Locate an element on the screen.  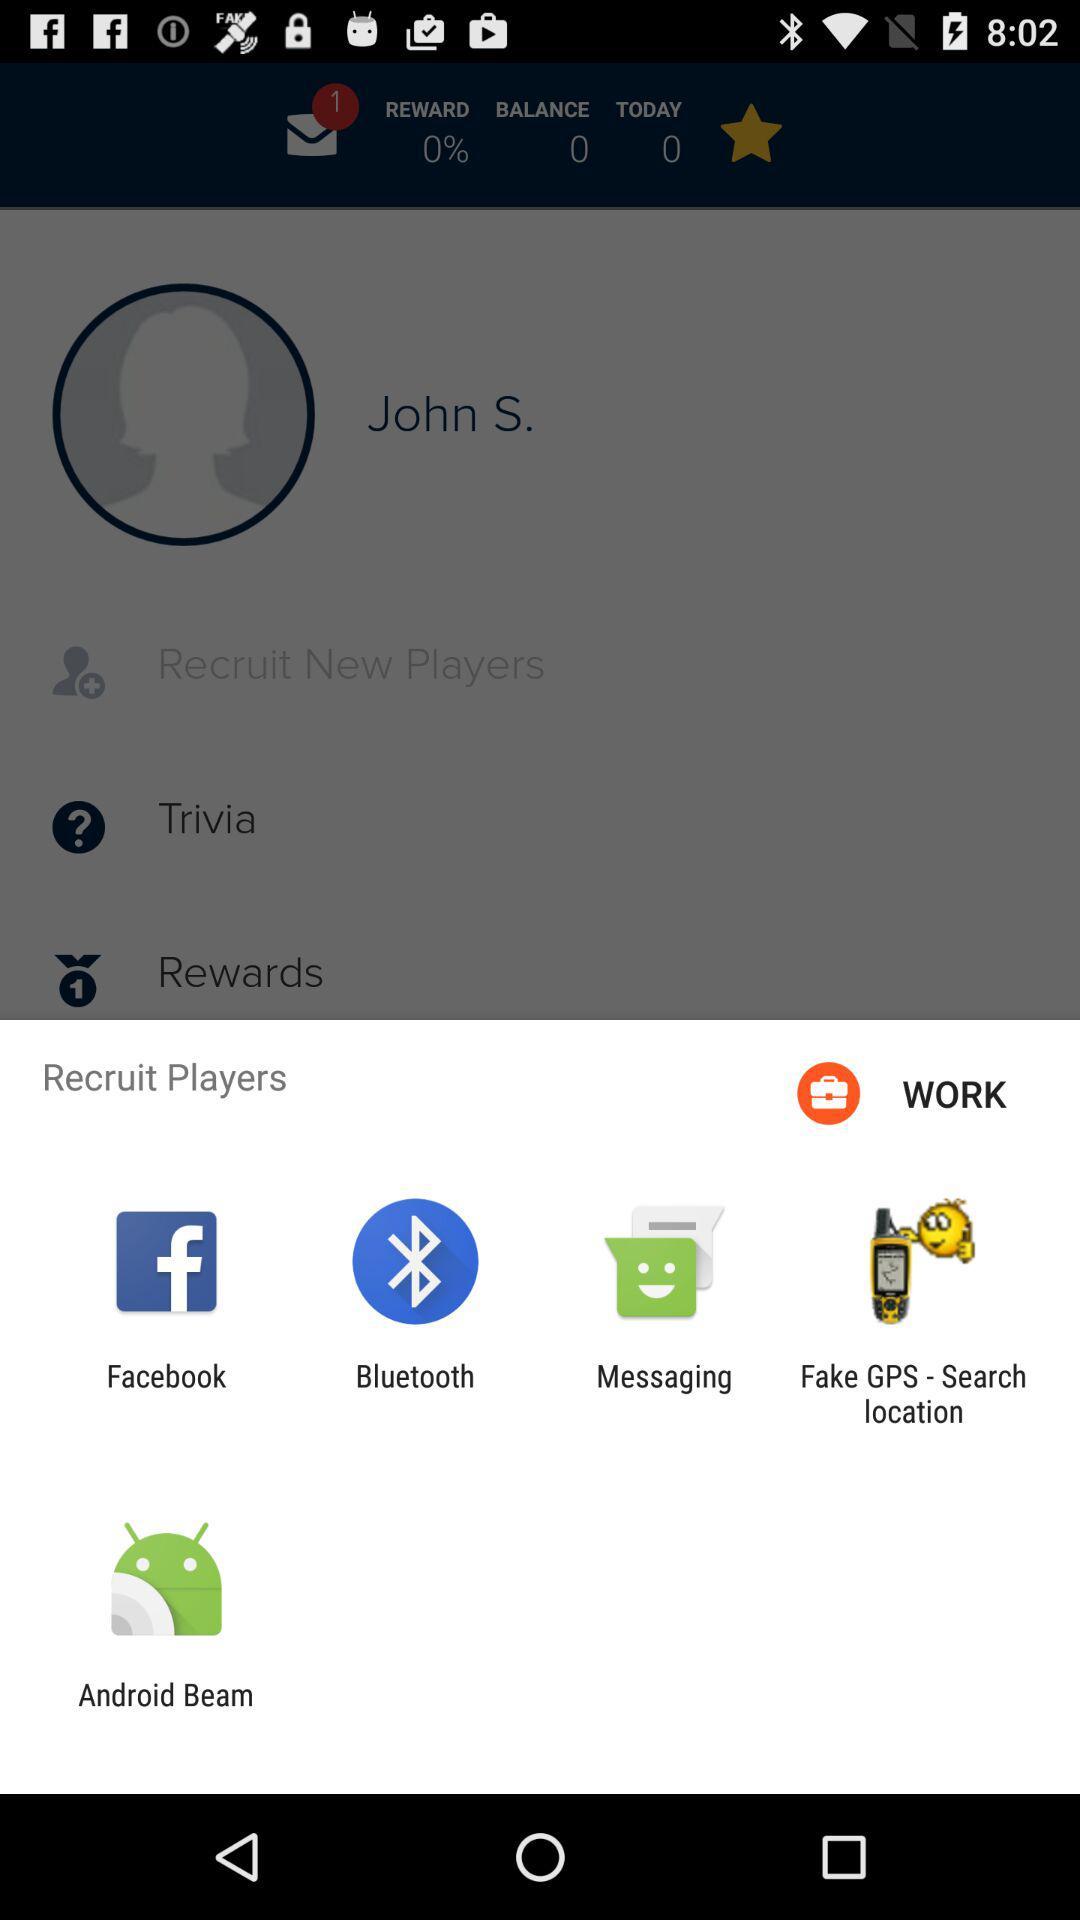
the item to the left of the fake gps search icon is located at coordinates (664, 1392).